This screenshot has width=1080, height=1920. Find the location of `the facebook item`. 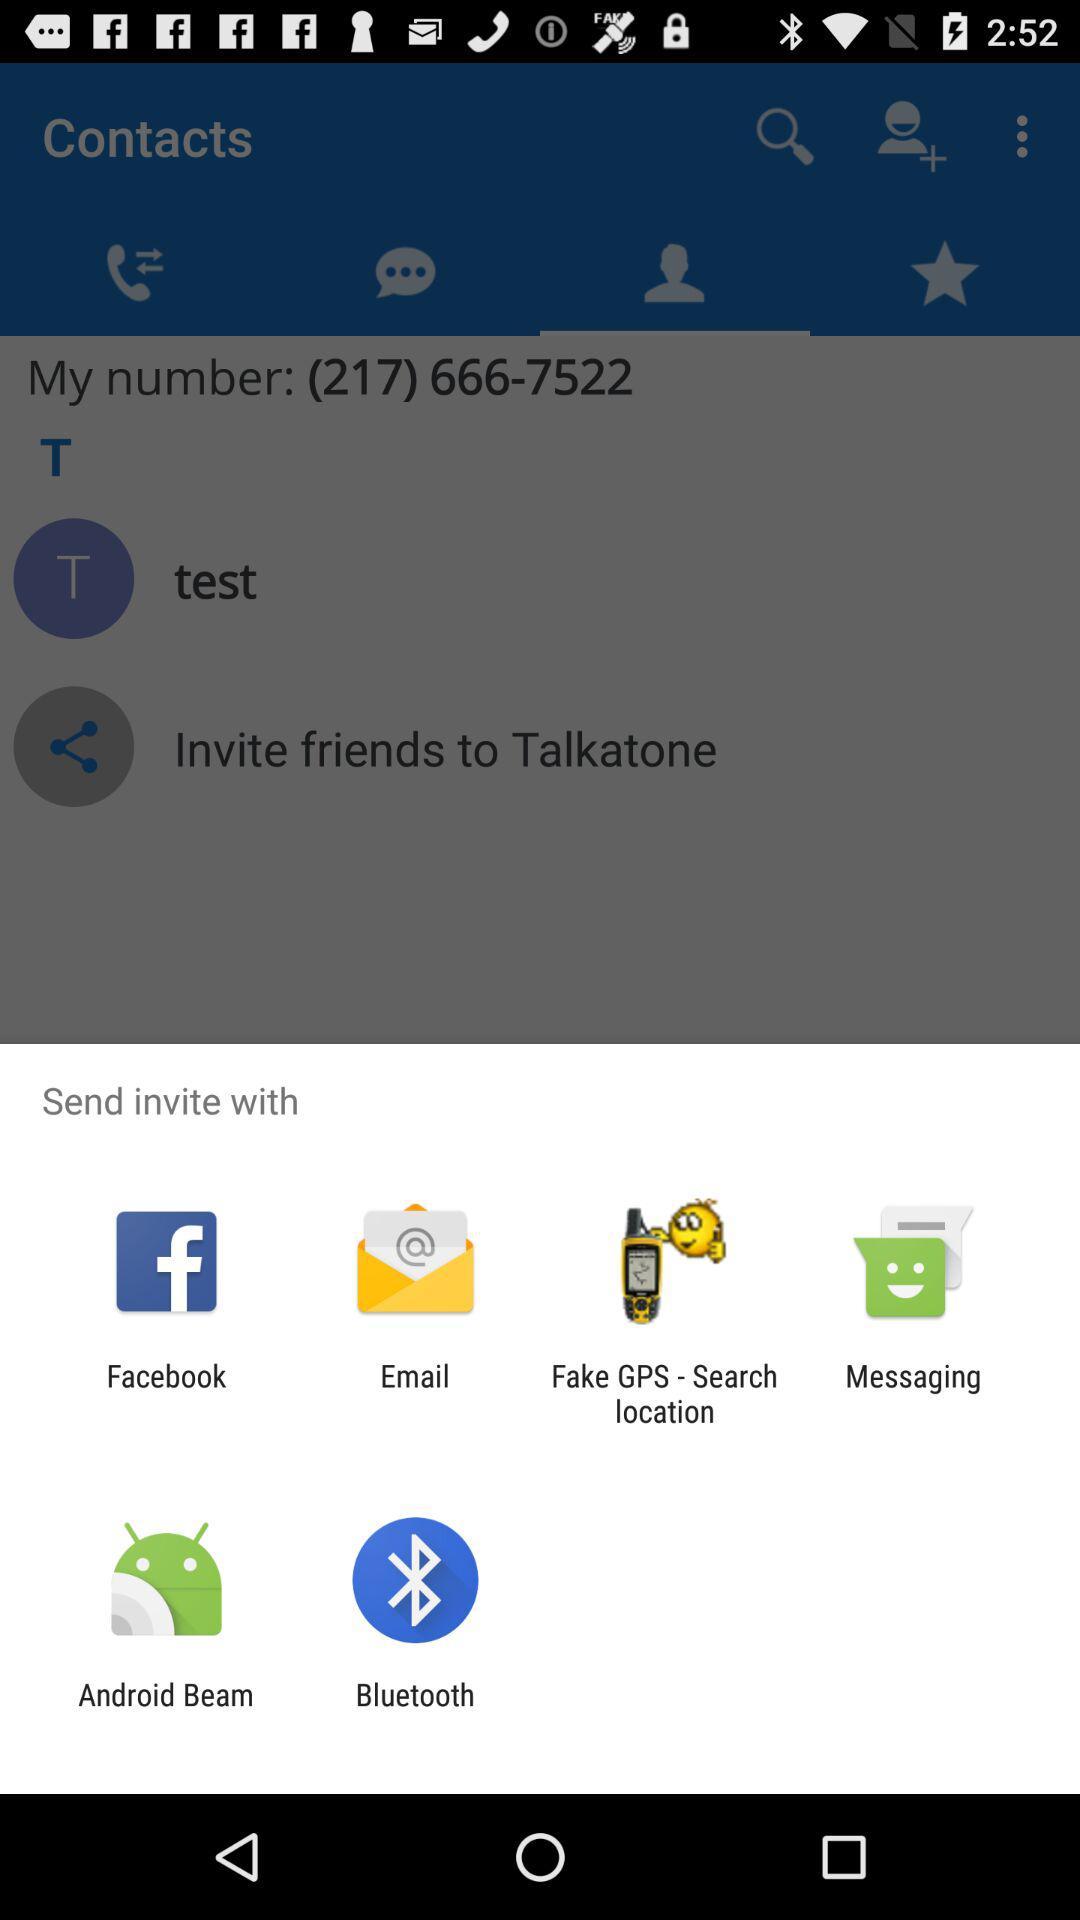

the facebook item is located at coordinates (165, 1392).